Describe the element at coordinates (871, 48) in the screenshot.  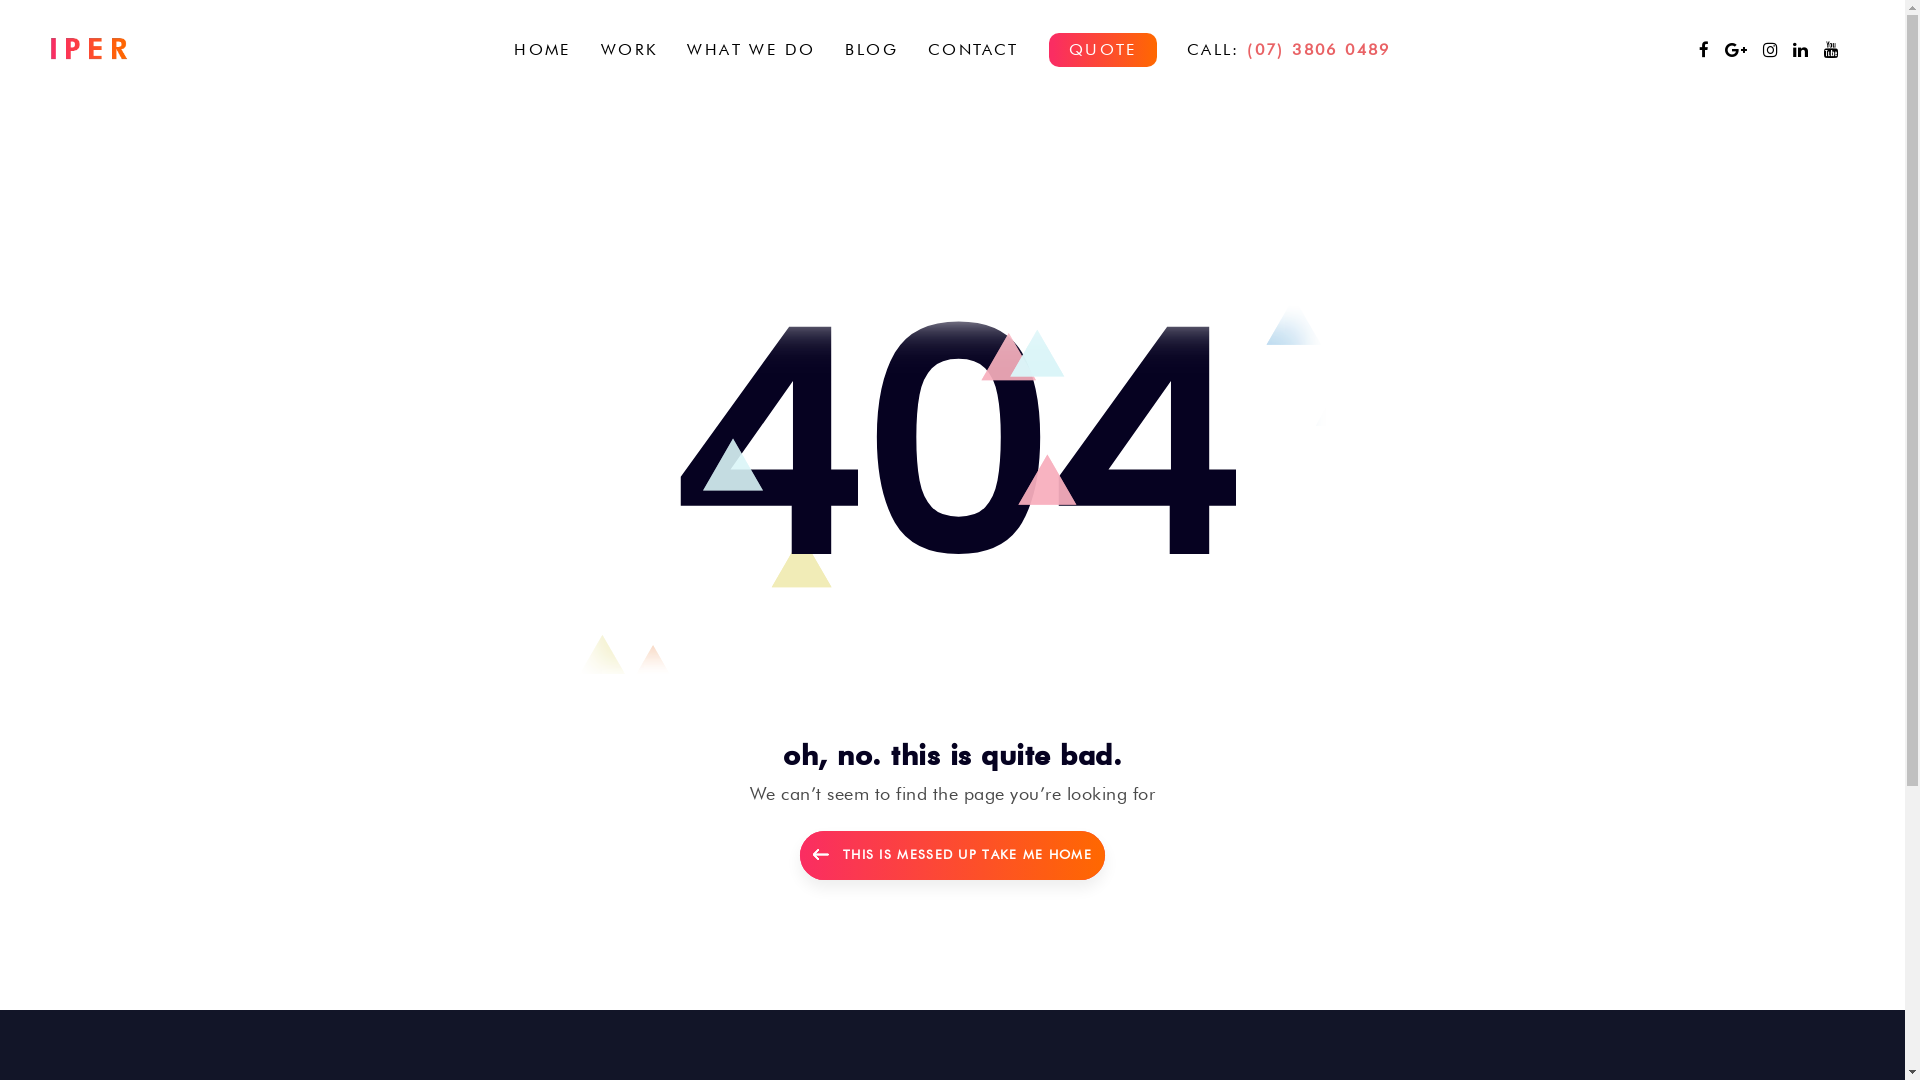
I see `'BLOG'` at that location.